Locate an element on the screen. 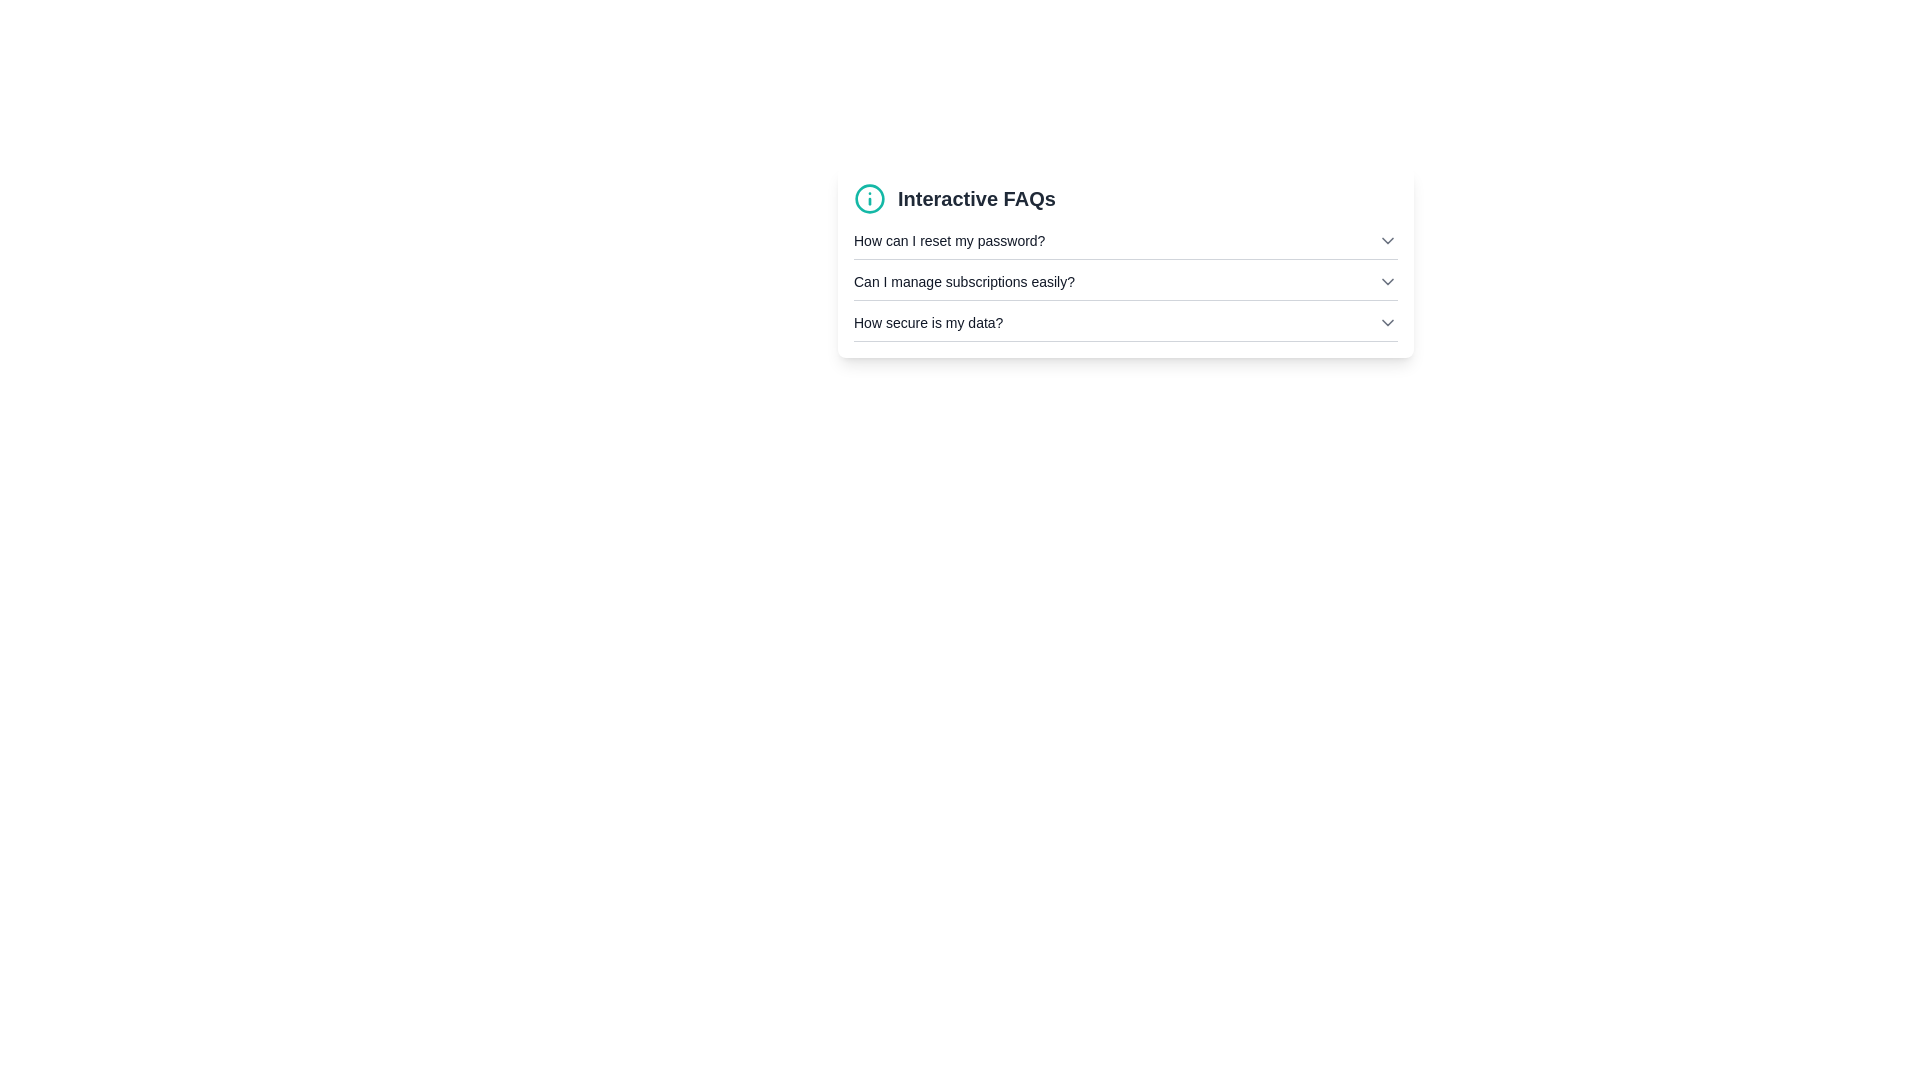  the third FAQ entry in the dropdown list is located at coordinates (1126, 322).